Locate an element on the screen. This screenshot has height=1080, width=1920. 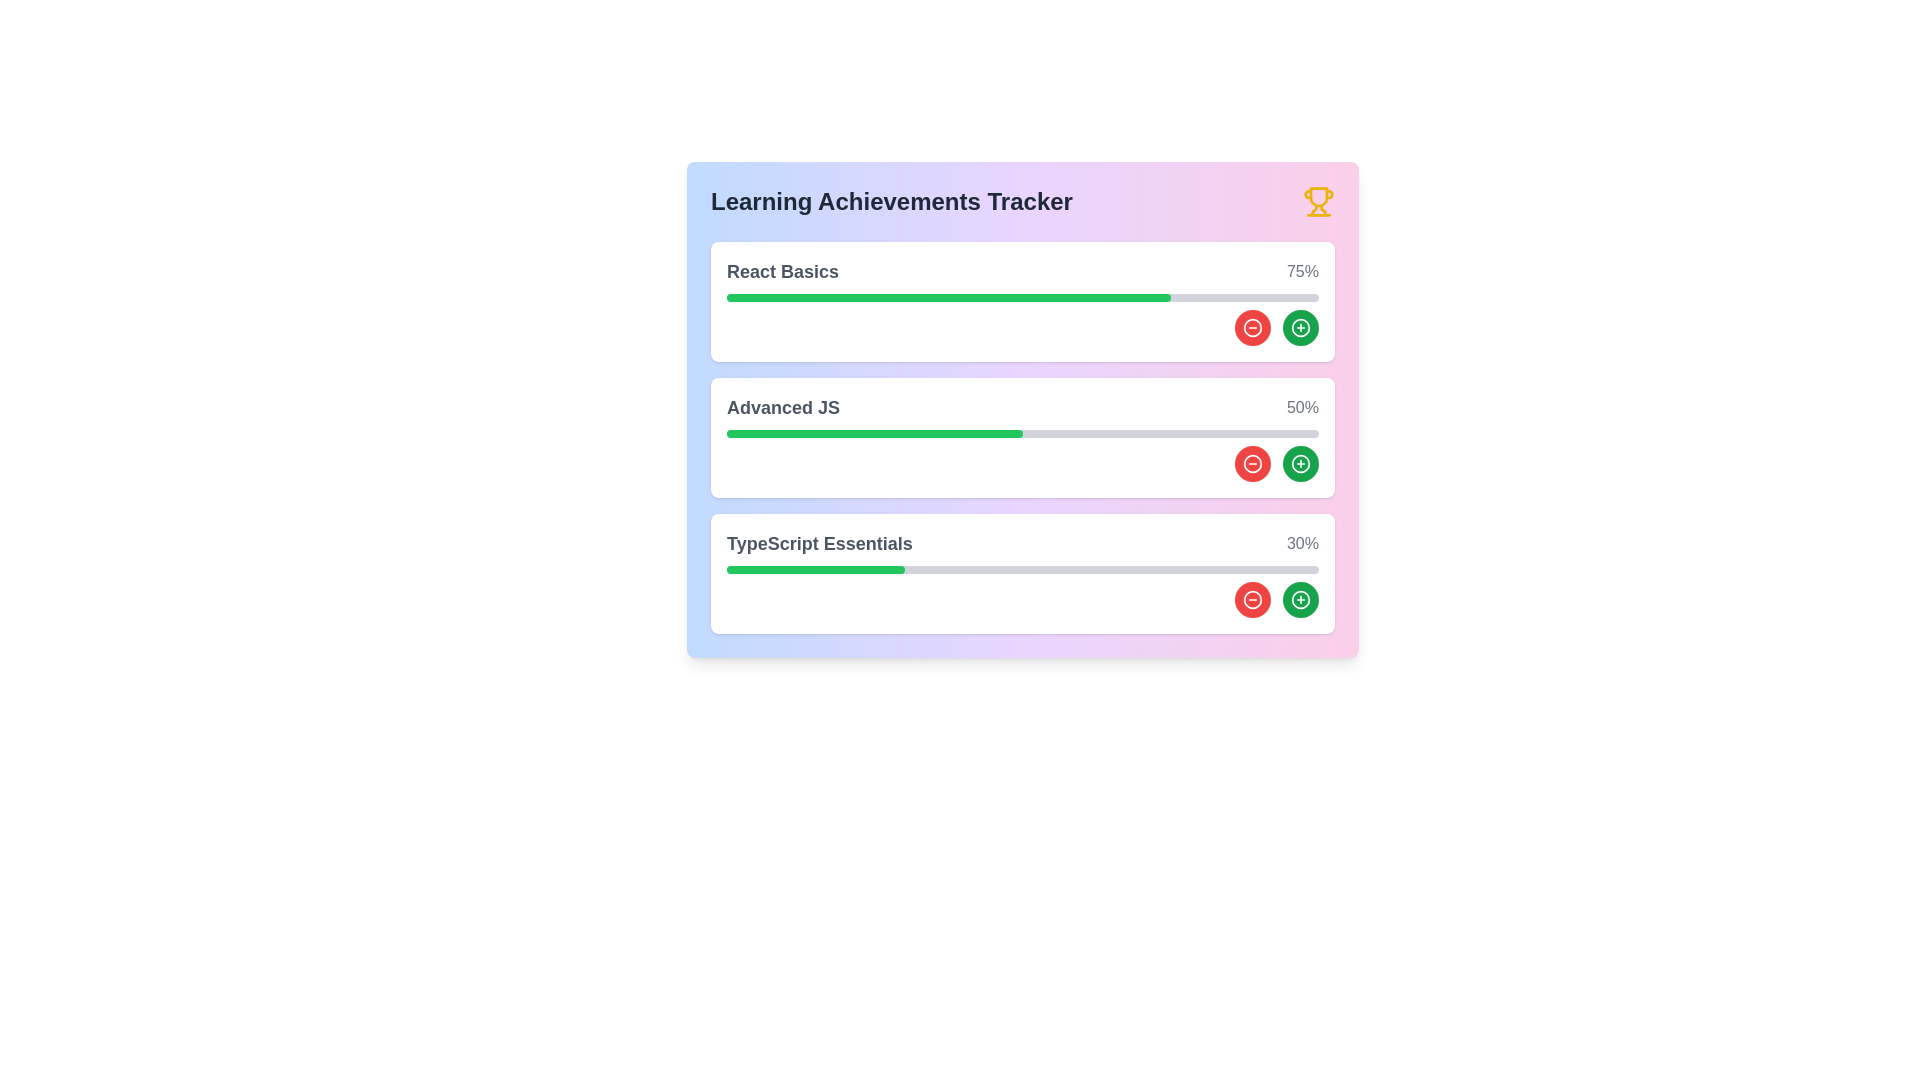
the green circular button on the right side of the progress bar associated with 'React Basics', which contains the target circle is located at coordinates (1300, 326).